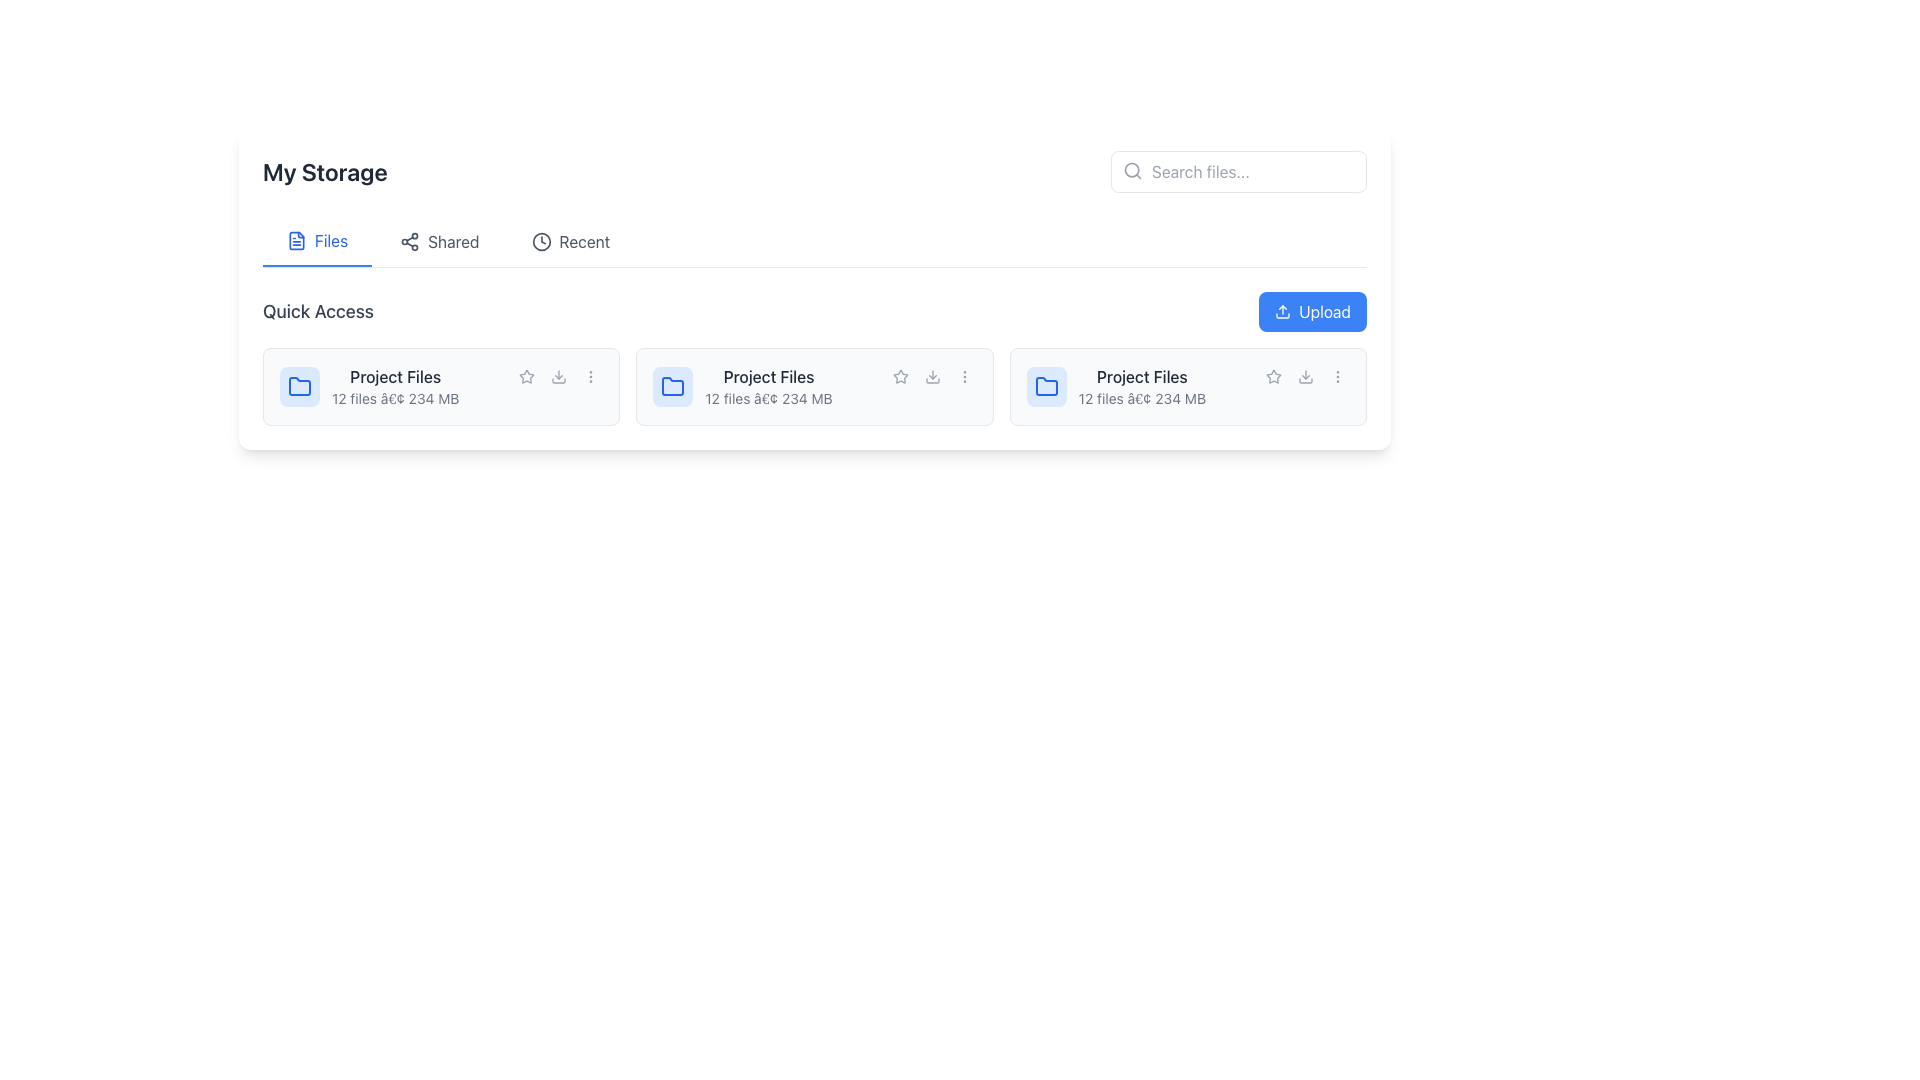  Describe the element at coordinates (899, 377) in the screenshot. I see `the star-shaped icon with a thin gray outline in the 'Project Files' card within the 'Quick Access' section` at that location.